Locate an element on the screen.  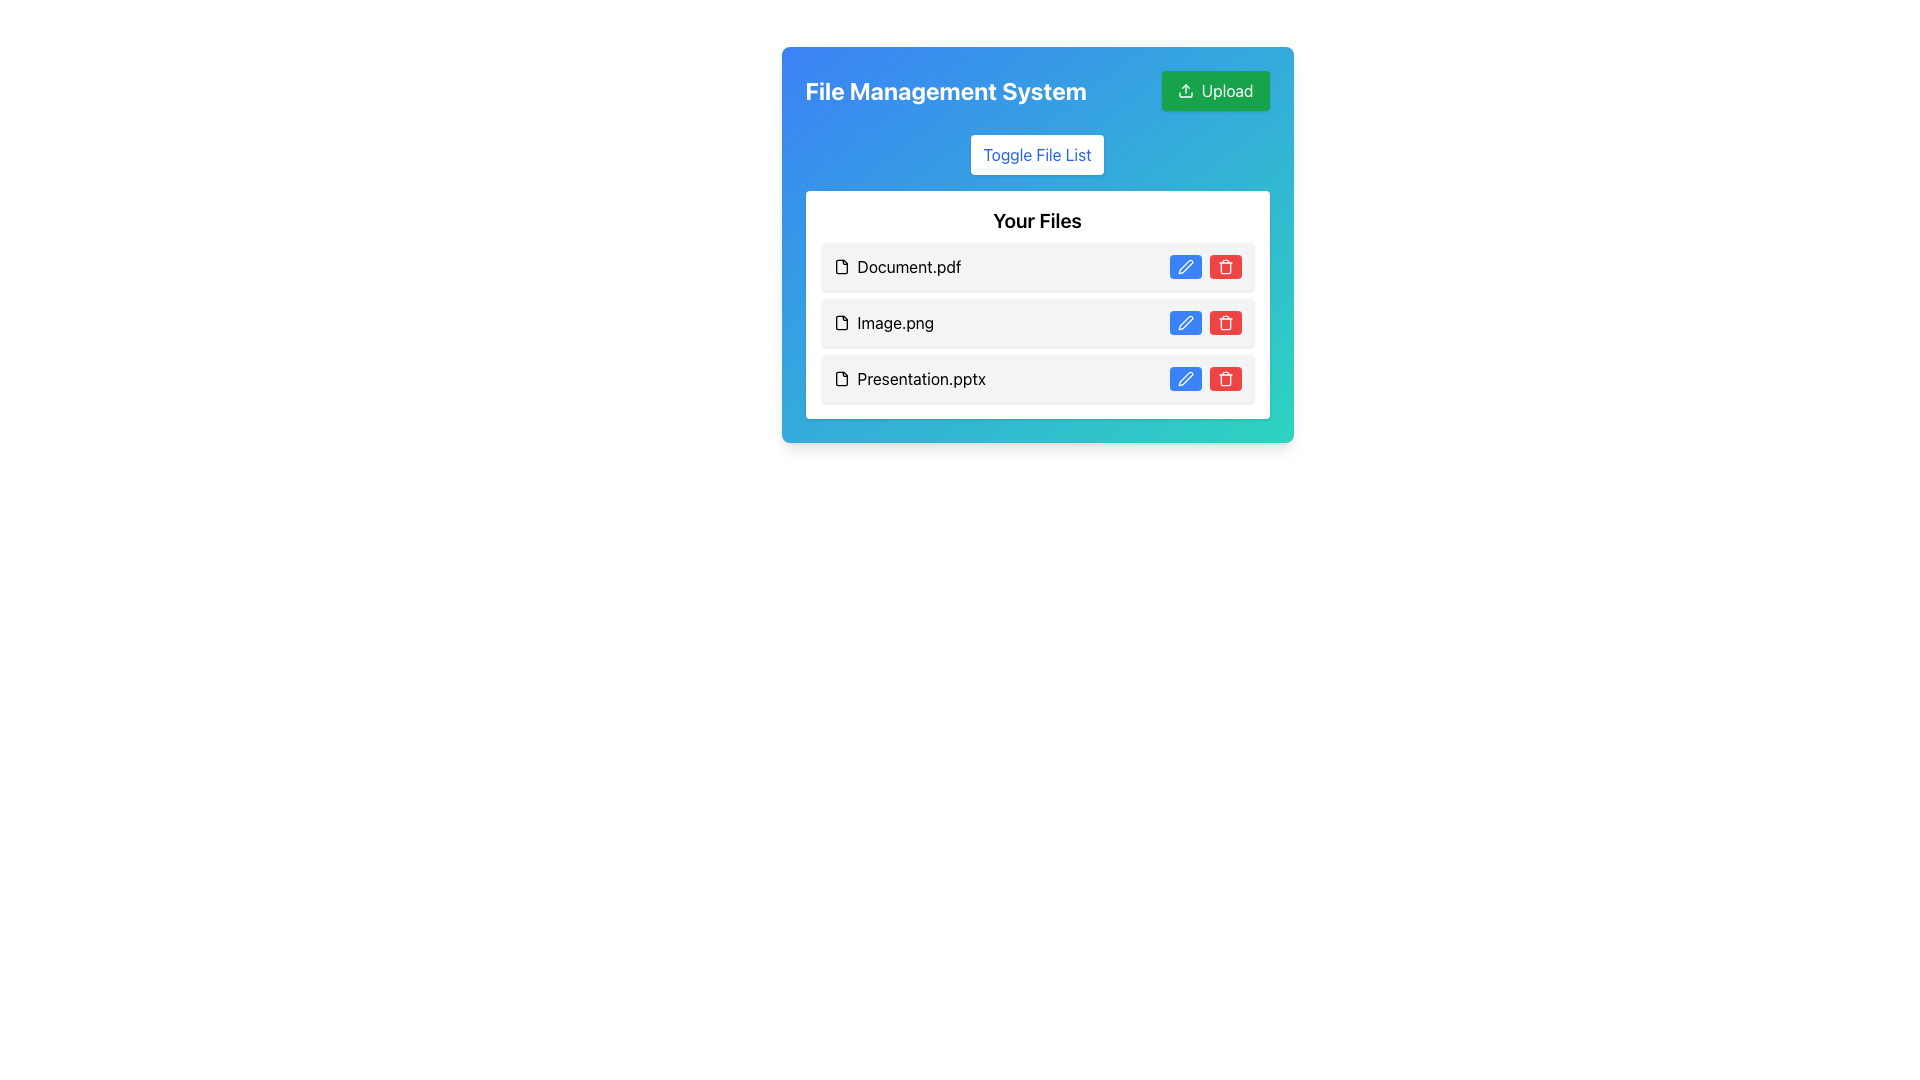
the presentation file icon located to the left of the 'Presentation.pptx' label in the third row of the 'Your Files' list is located at coordinates (841, 378).